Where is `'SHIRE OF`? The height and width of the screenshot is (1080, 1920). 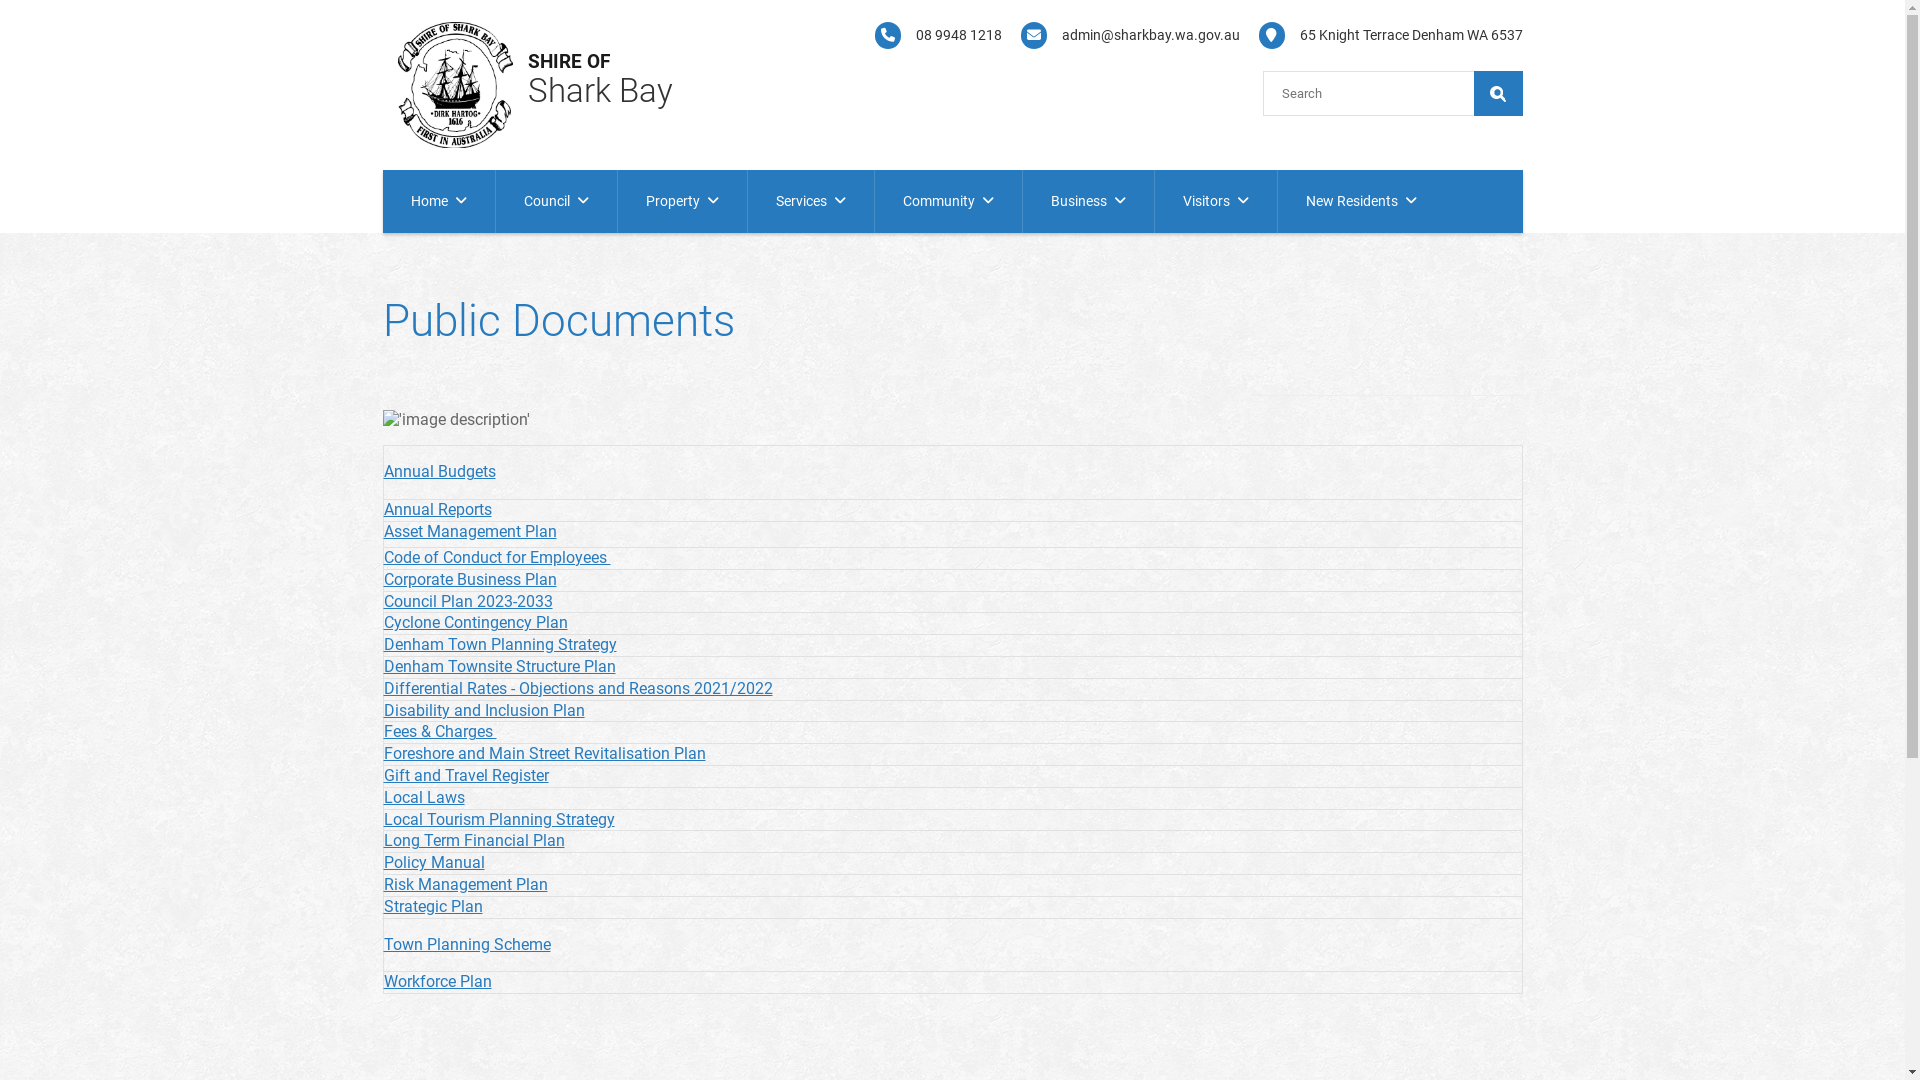
'SHIRE OF is located at coordinates (569, 65).